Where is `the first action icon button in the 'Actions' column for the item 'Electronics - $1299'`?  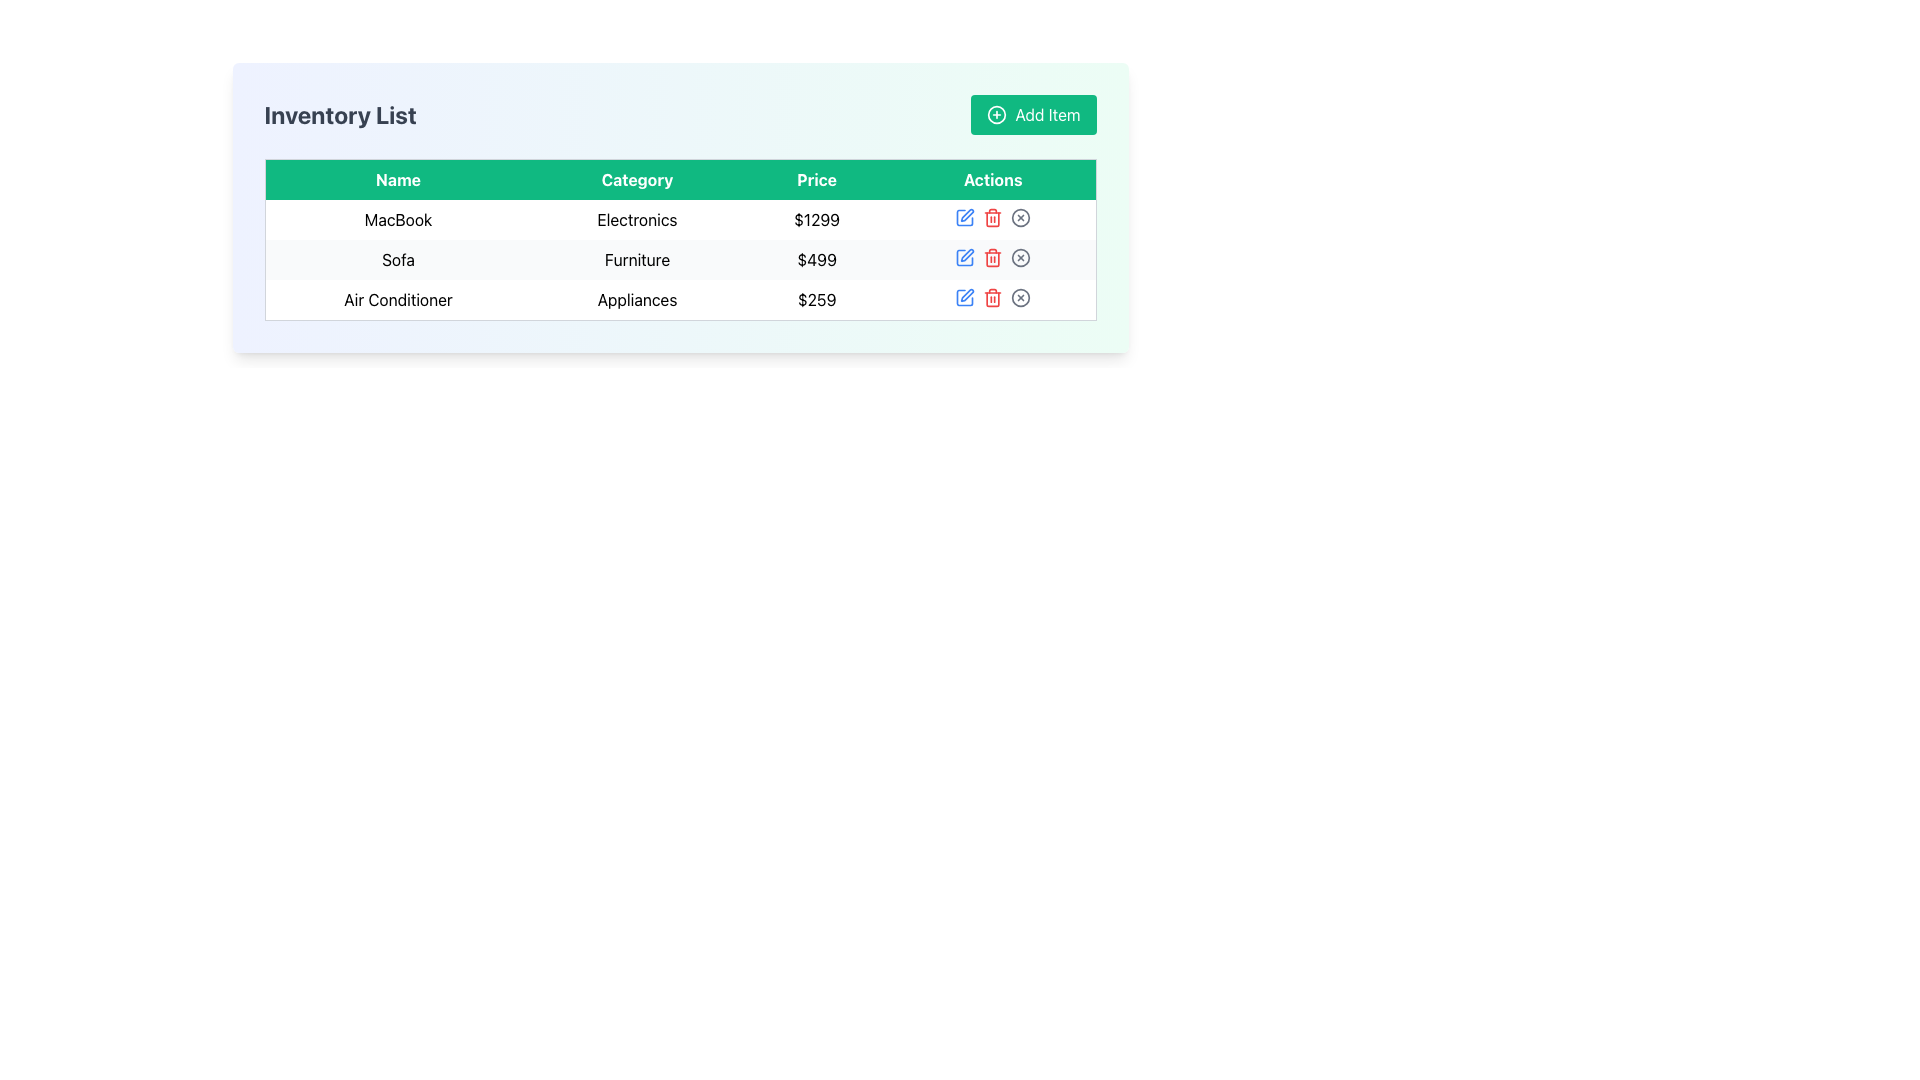 the first action icon button in the 'Actions' column for the item 'Electronics - $1299' is located at coordinates (964, 218).